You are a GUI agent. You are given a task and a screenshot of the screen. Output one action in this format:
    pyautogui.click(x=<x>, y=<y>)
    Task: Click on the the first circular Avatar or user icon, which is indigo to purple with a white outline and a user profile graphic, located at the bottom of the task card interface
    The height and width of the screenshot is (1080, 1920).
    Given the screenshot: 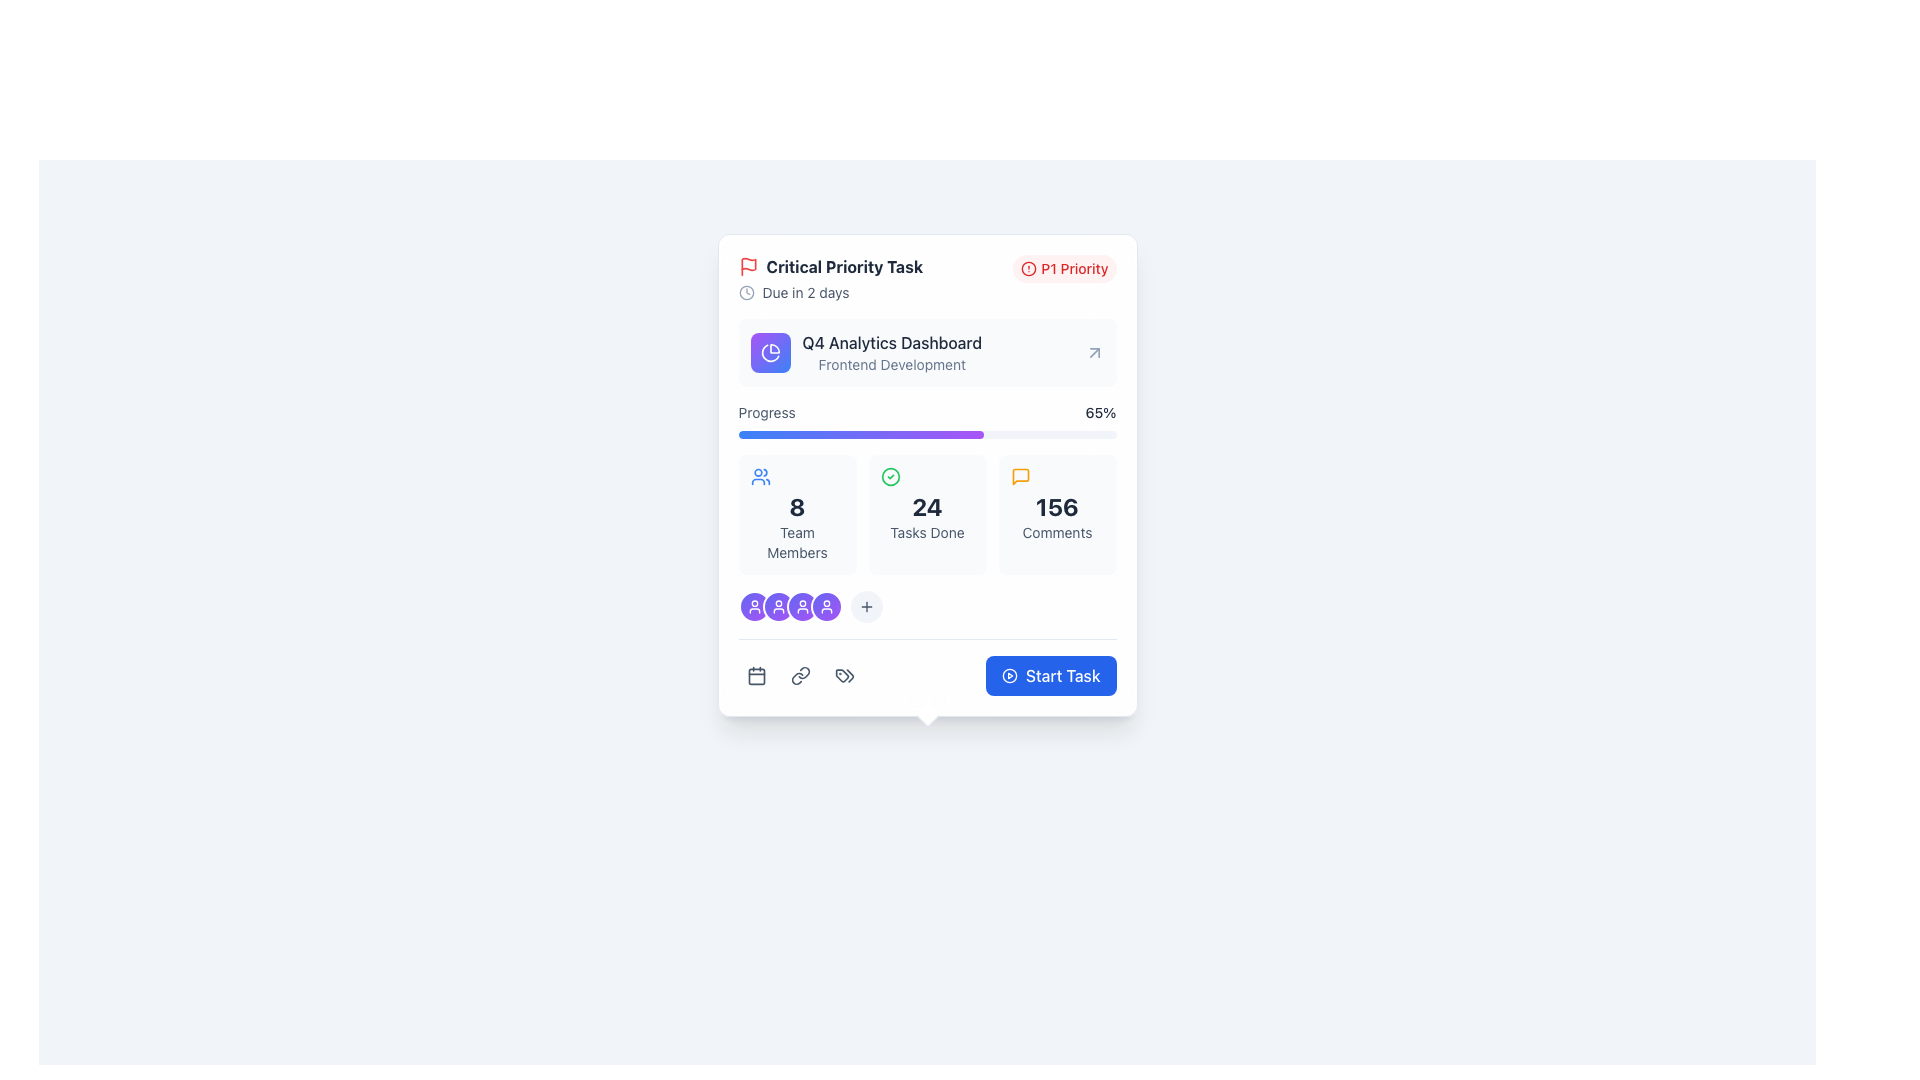 What is the action you would take?
    pyautogui.click(x=753, y=605)
    